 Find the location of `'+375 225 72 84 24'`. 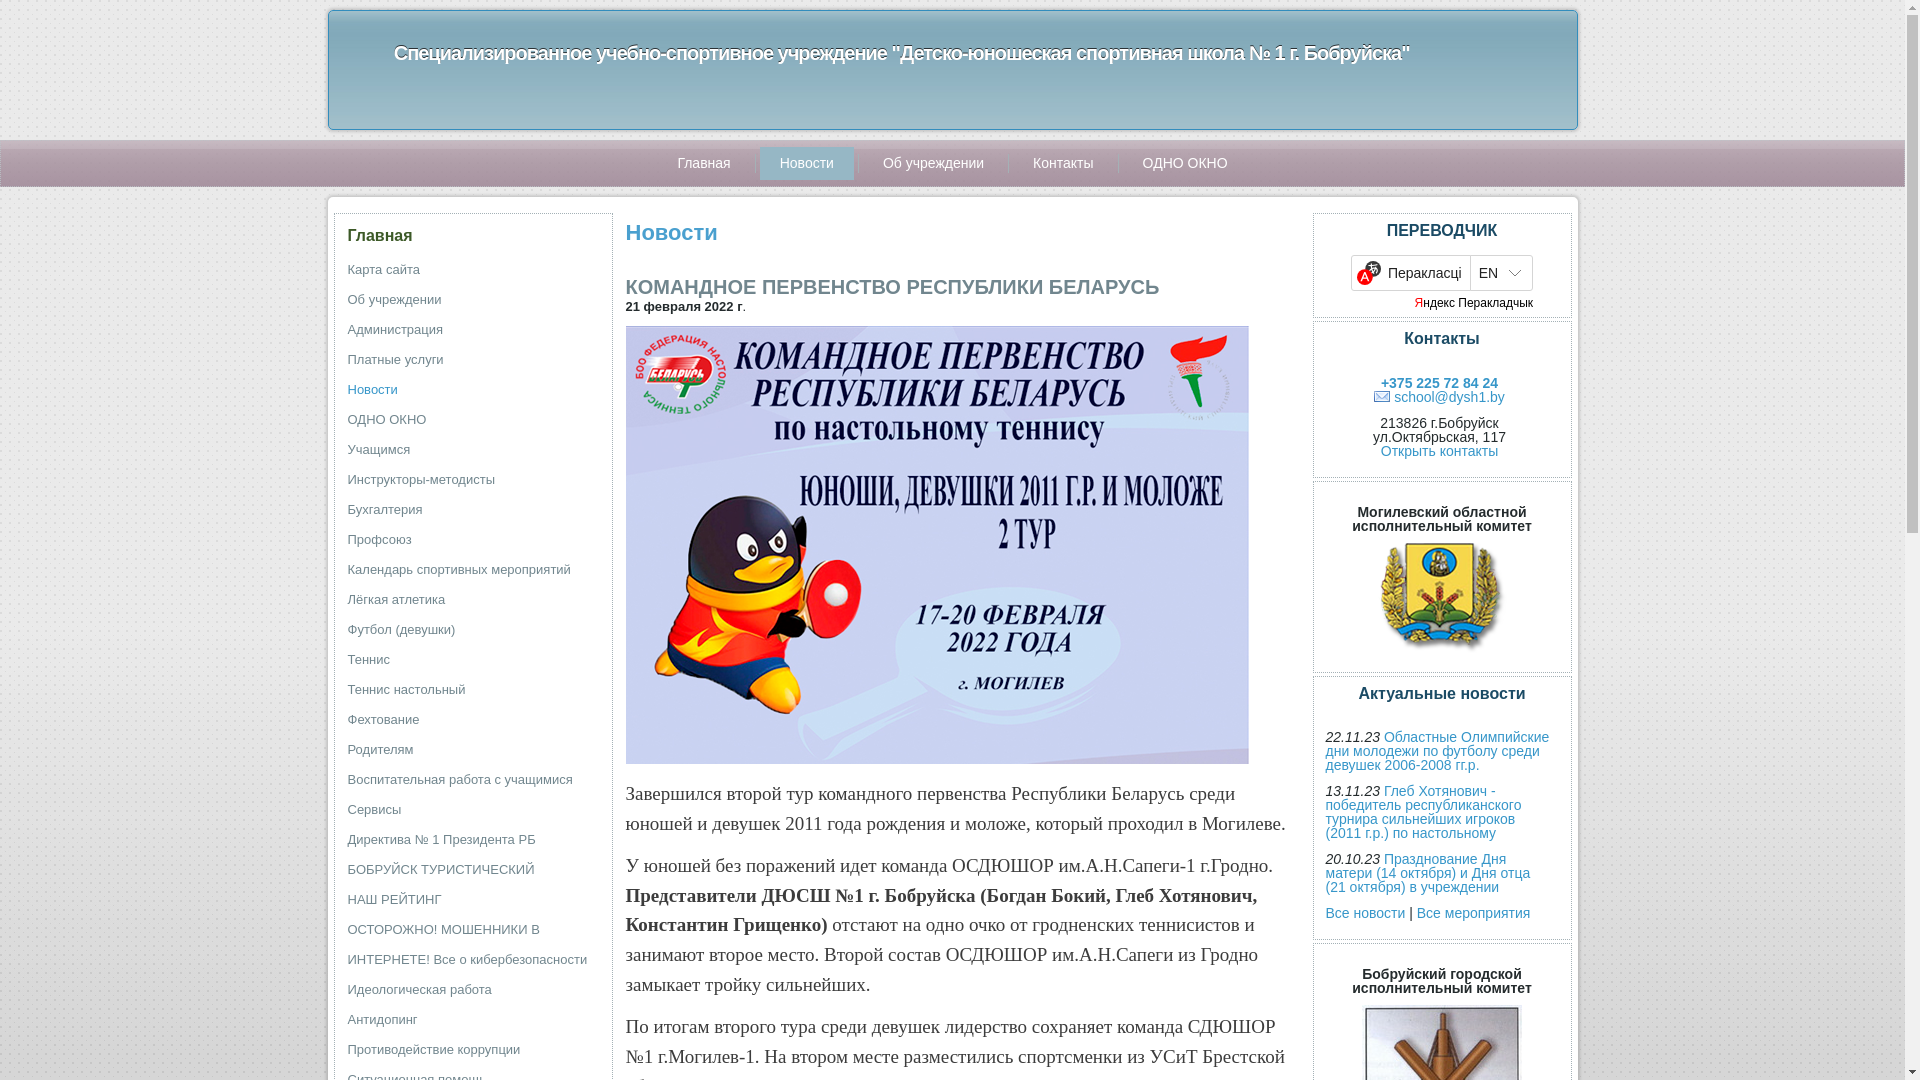

'+375 225 72 84 24' is located at coordinates (1438, 382).